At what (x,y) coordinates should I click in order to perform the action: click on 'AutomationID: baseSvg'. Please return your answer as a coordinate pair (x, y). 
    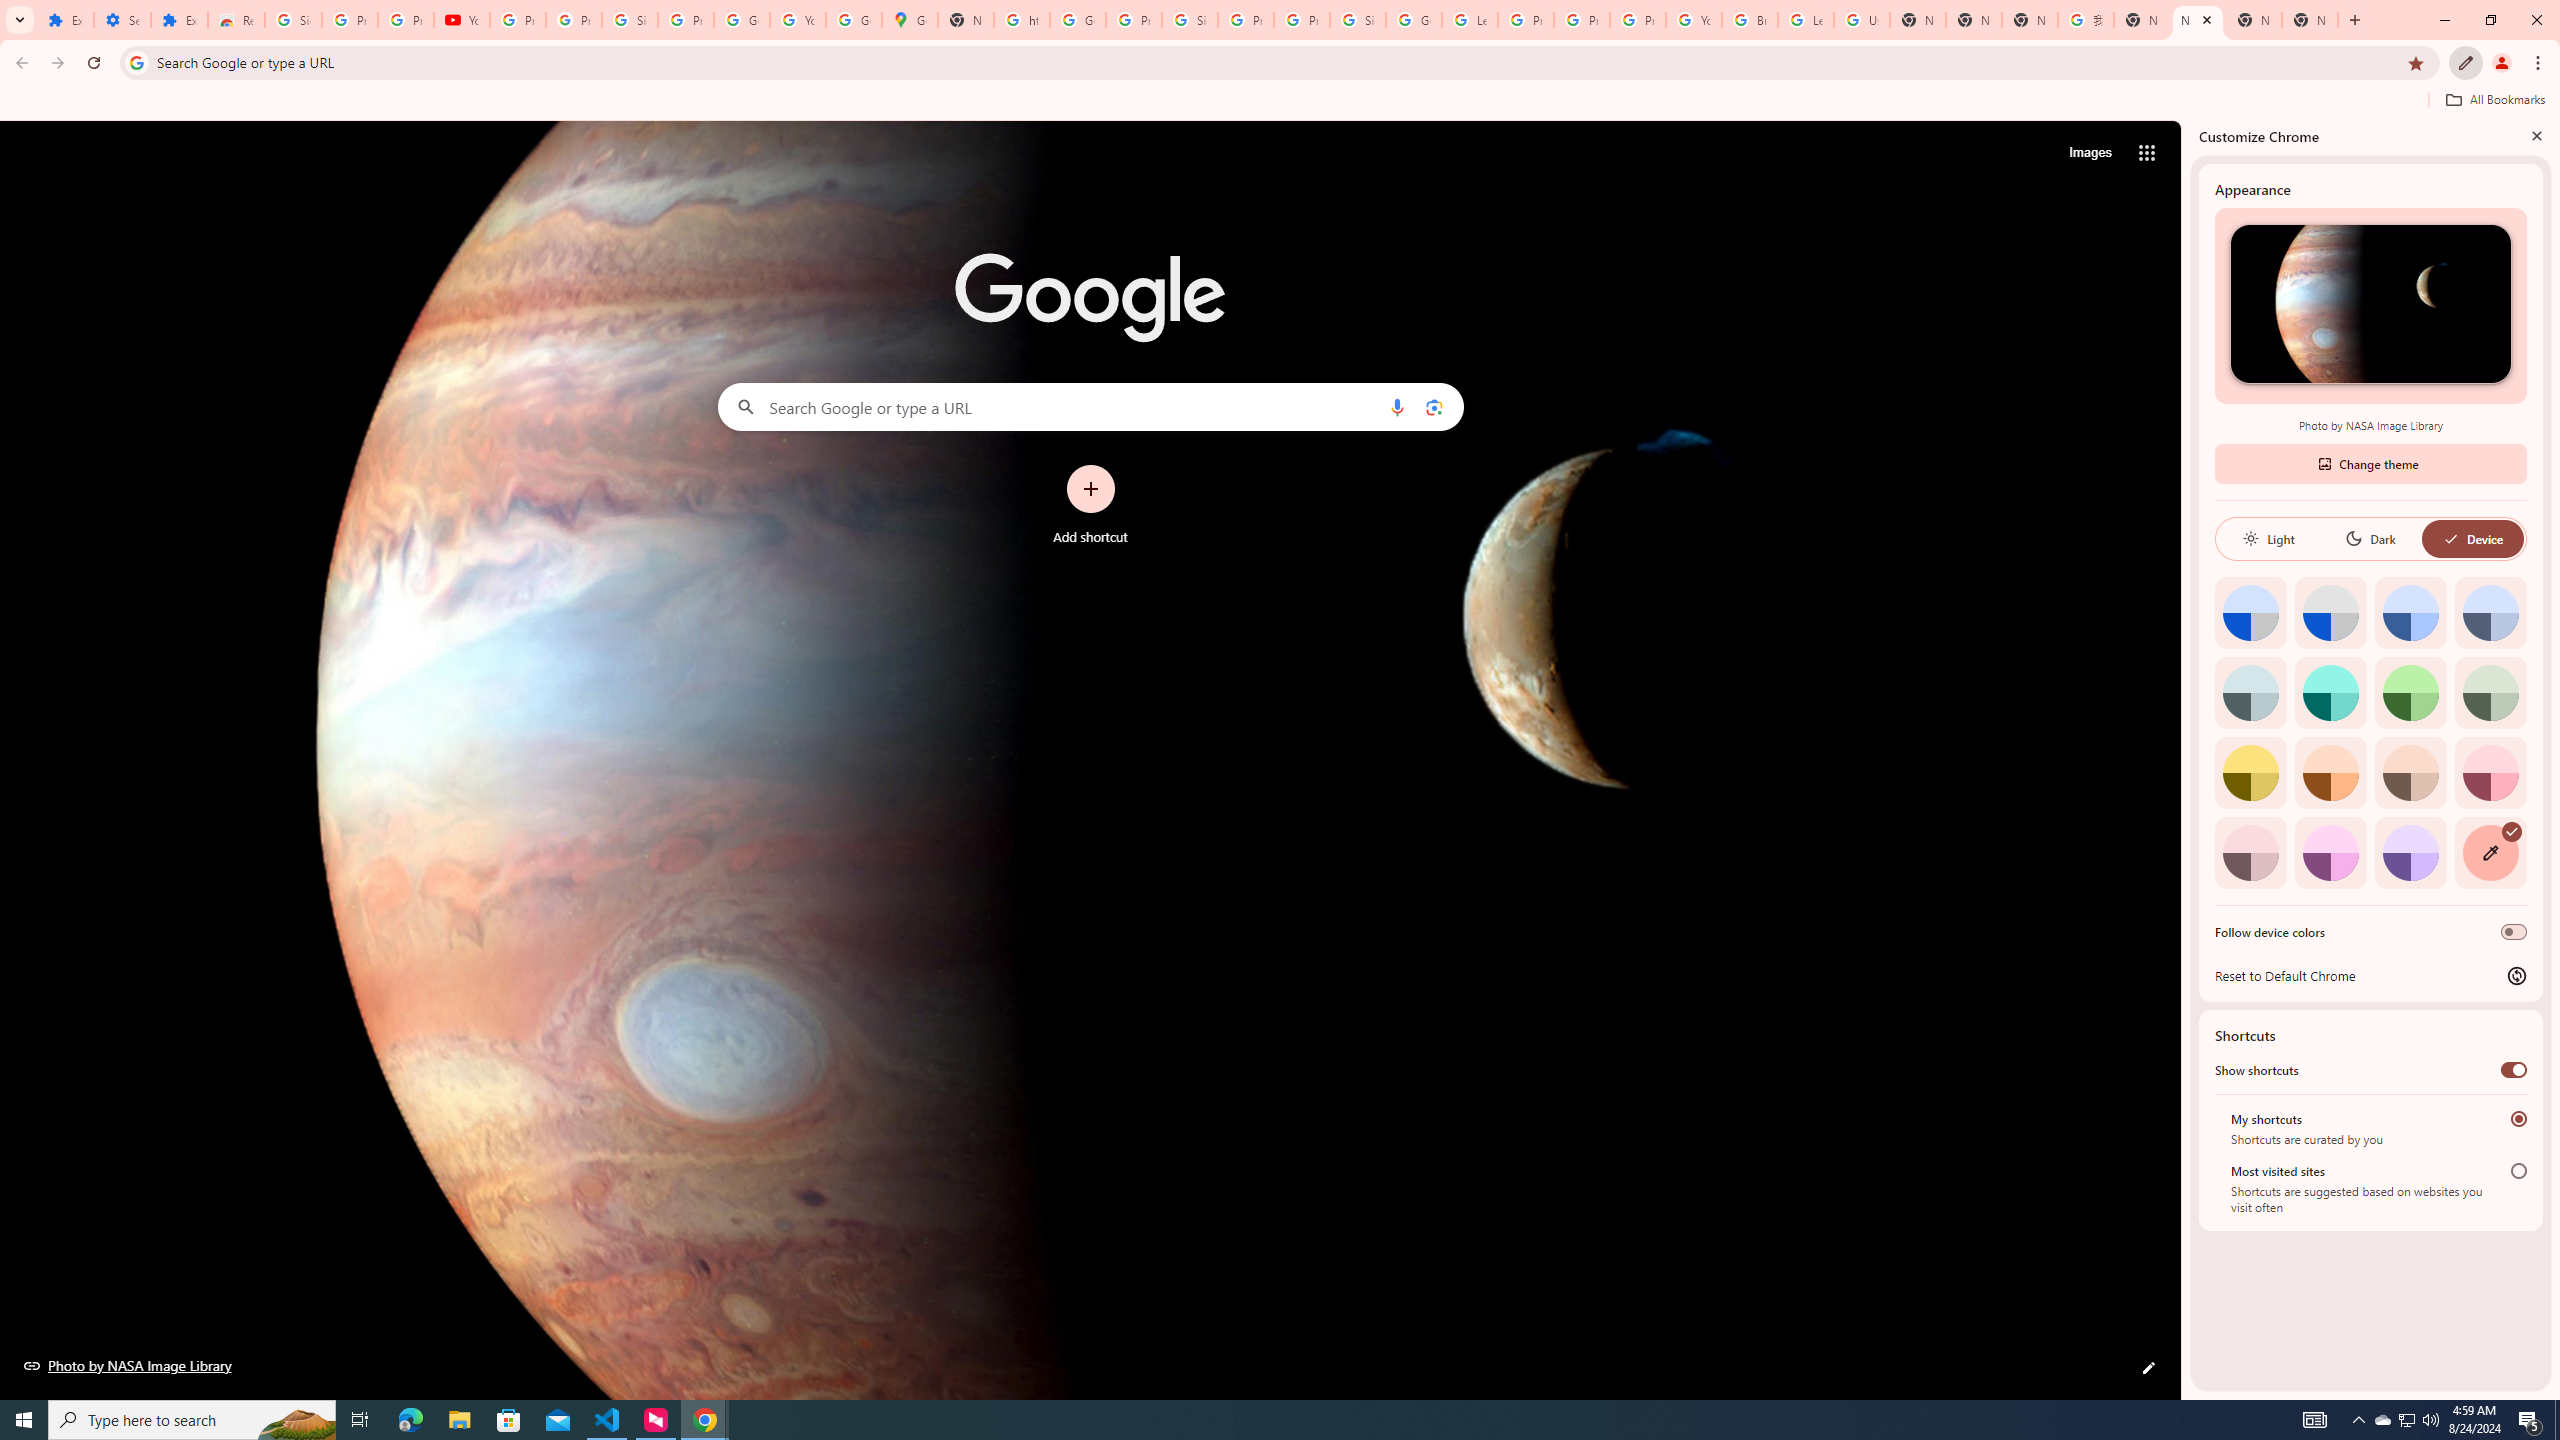
    Looking at the image, I should click on (2450, 537).